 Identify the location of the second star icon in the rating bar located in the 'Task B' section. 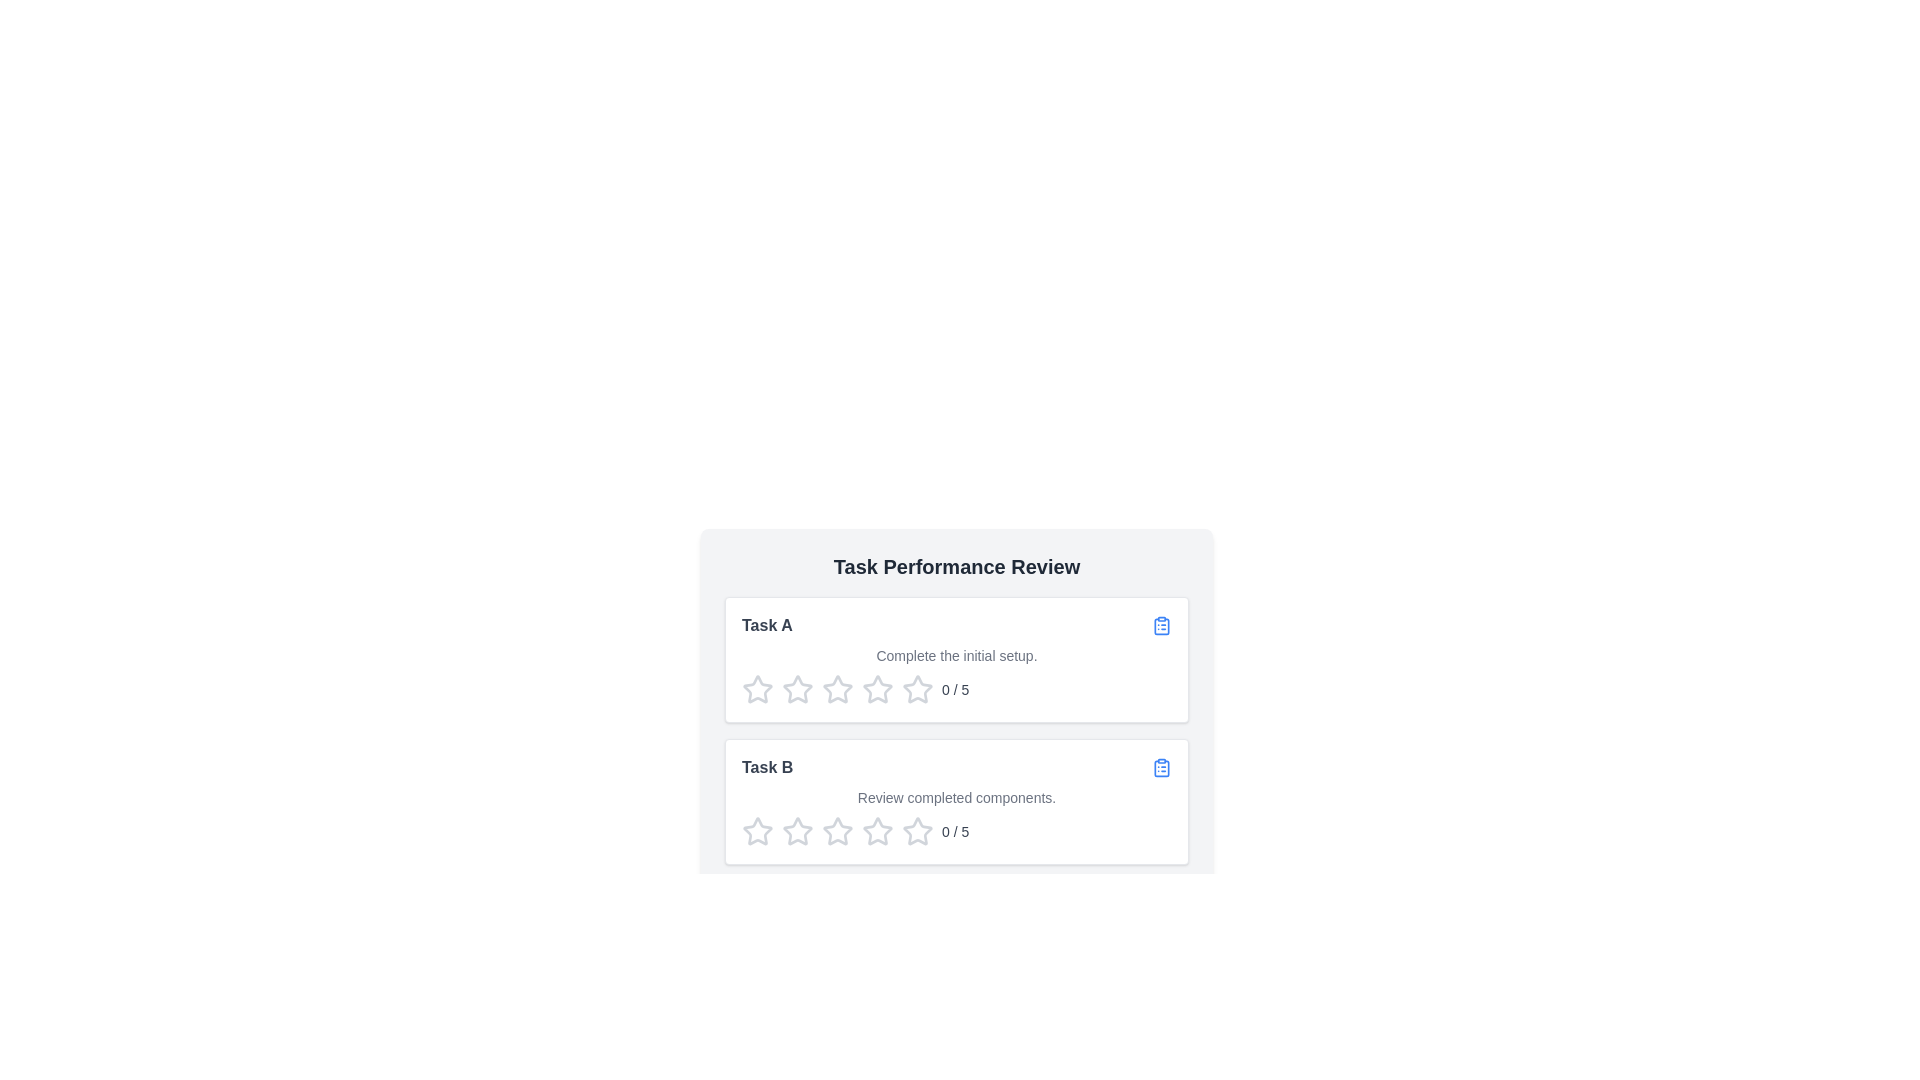
(877, 830).